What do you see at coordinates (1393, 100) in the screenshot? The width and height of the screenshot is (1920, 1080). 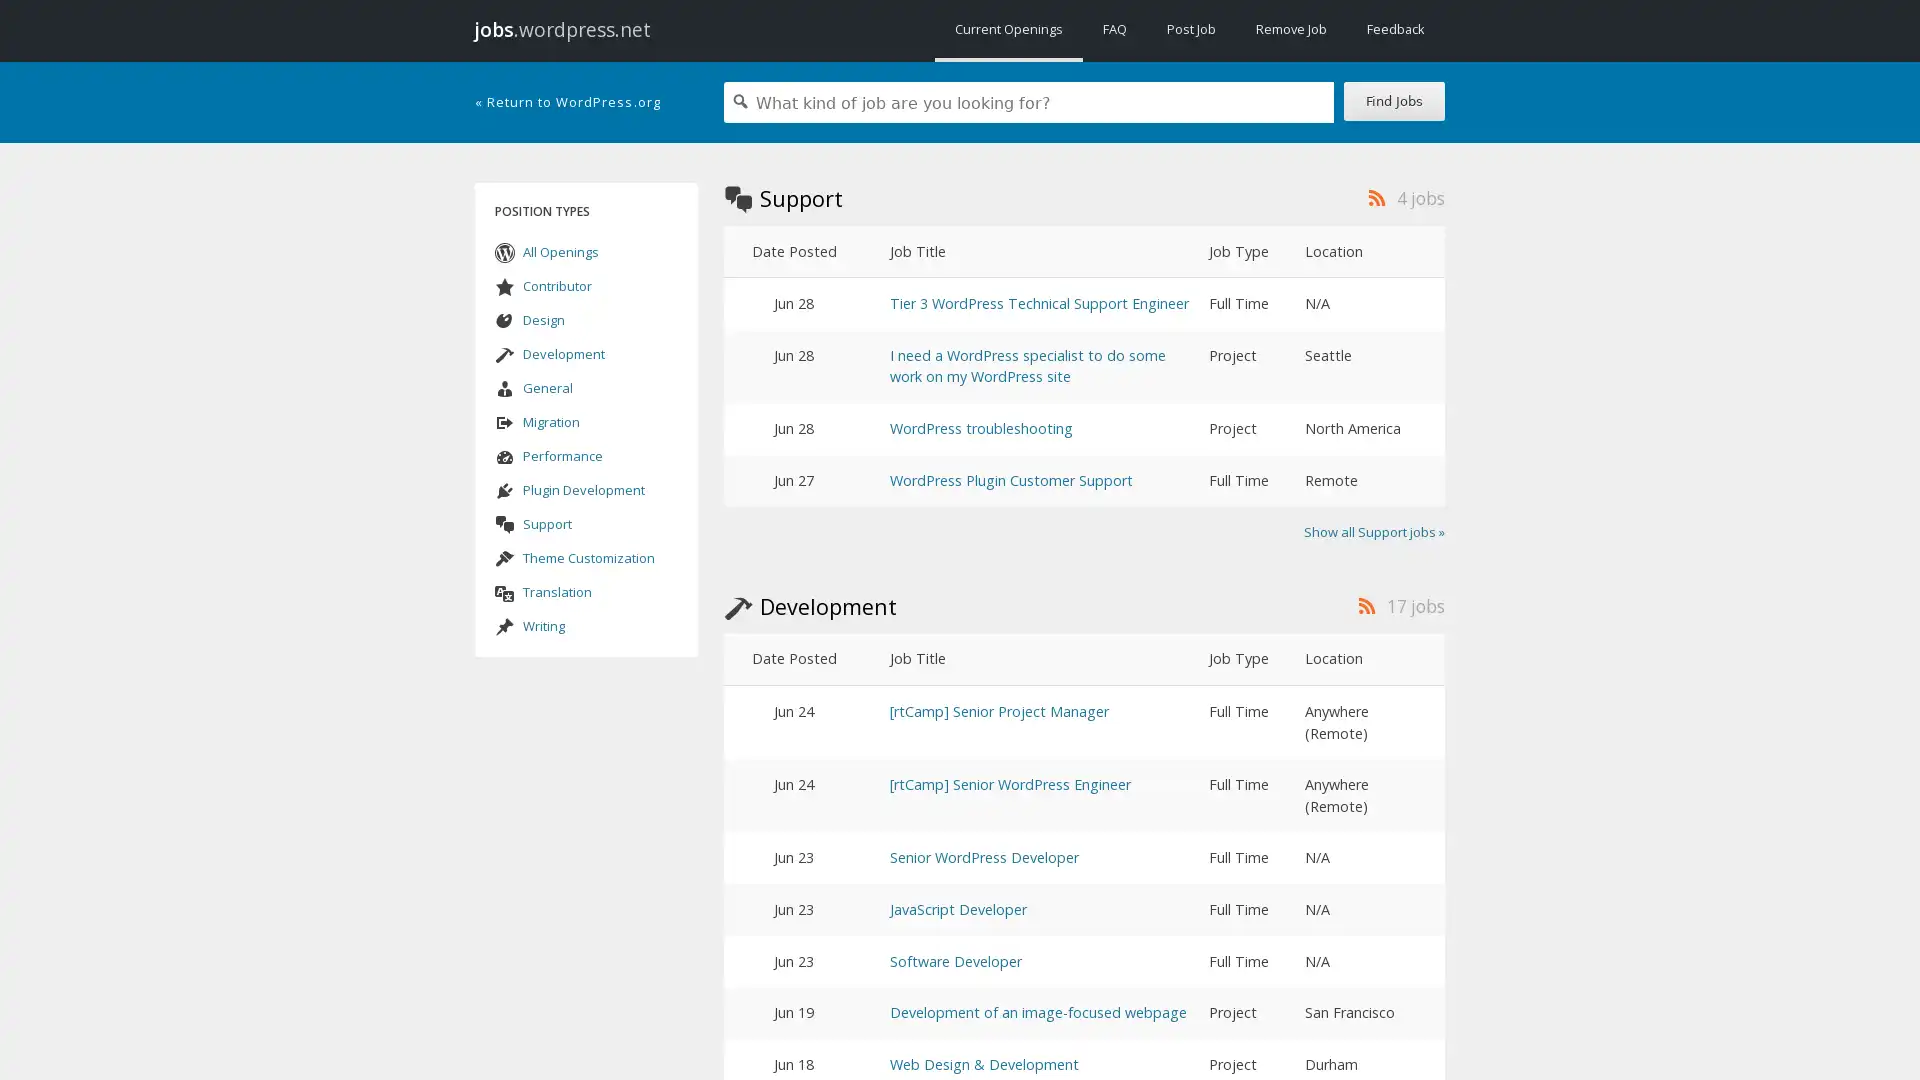 I see `Find Jobs` at bounding box center [1393, 100].